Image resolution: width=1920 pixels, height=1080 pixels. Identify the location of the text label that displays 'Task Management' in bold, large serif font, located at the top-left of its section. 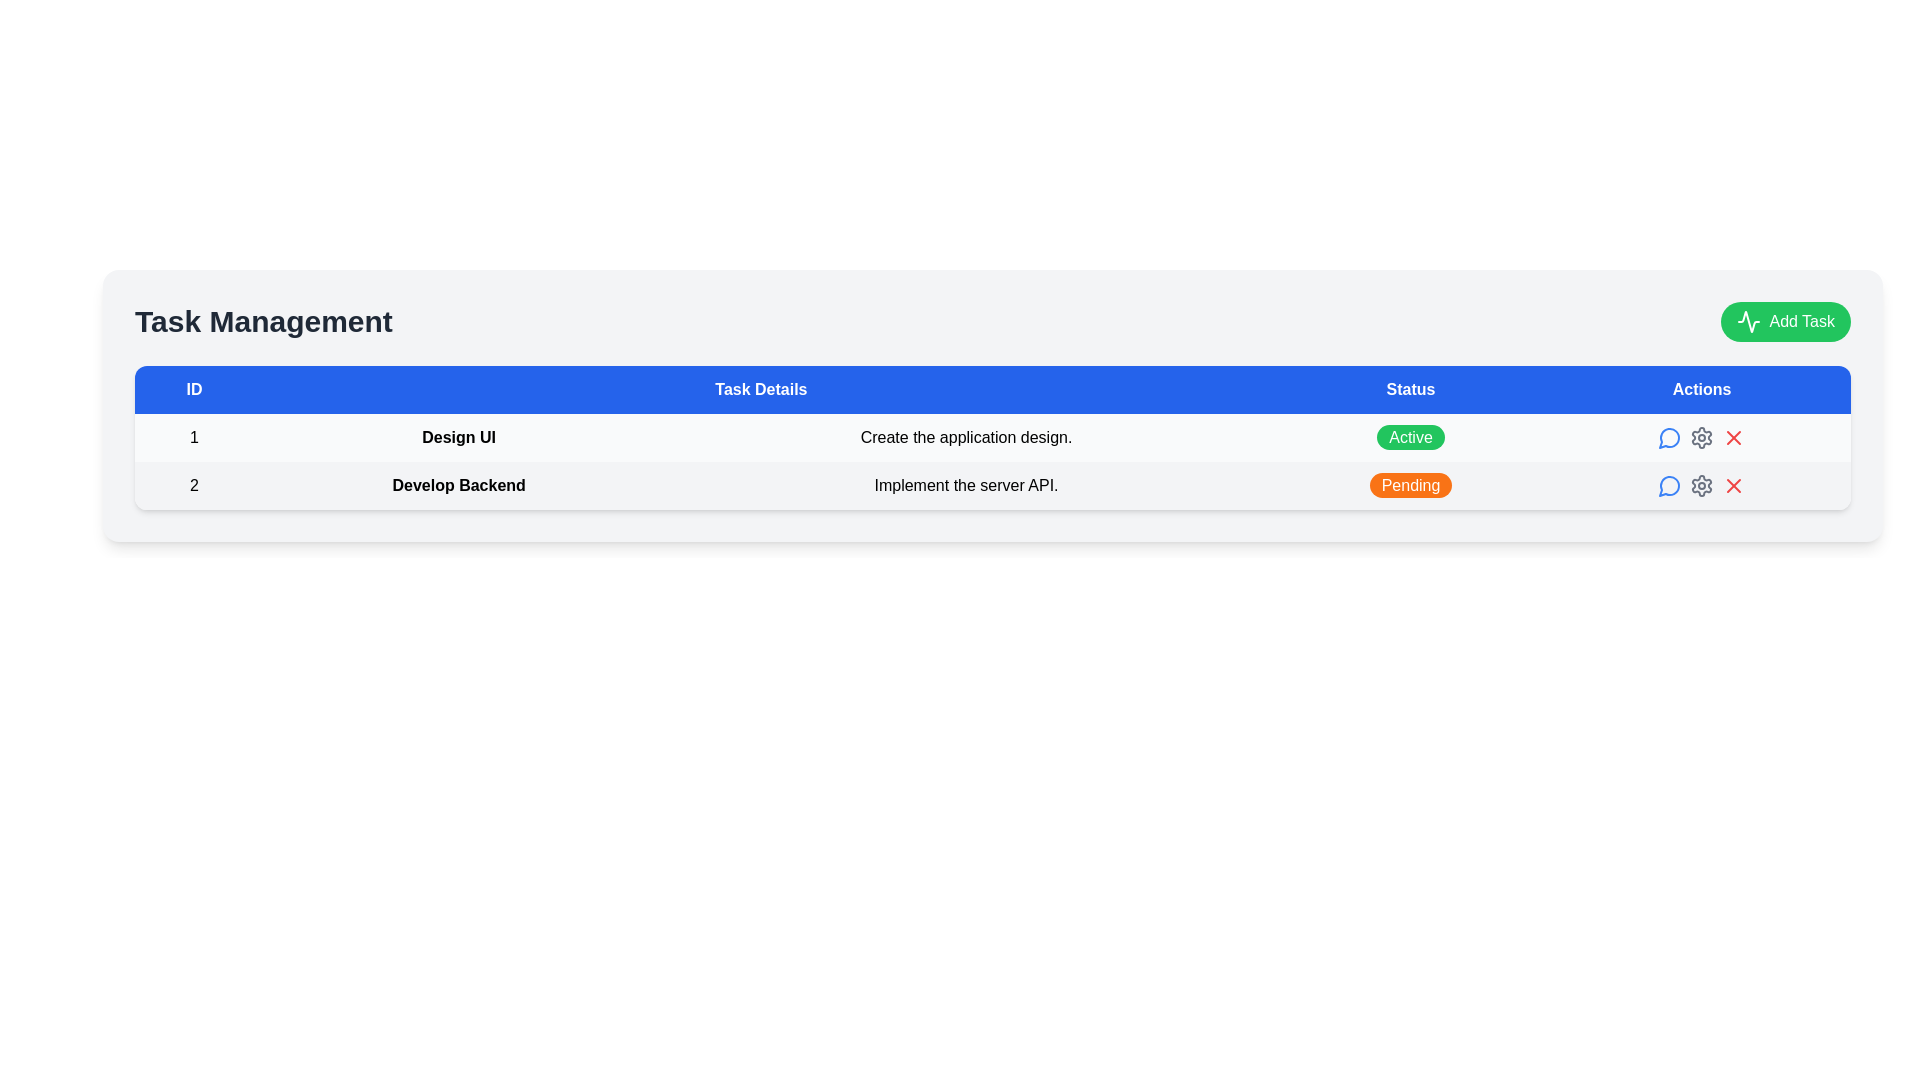
(263, 320).